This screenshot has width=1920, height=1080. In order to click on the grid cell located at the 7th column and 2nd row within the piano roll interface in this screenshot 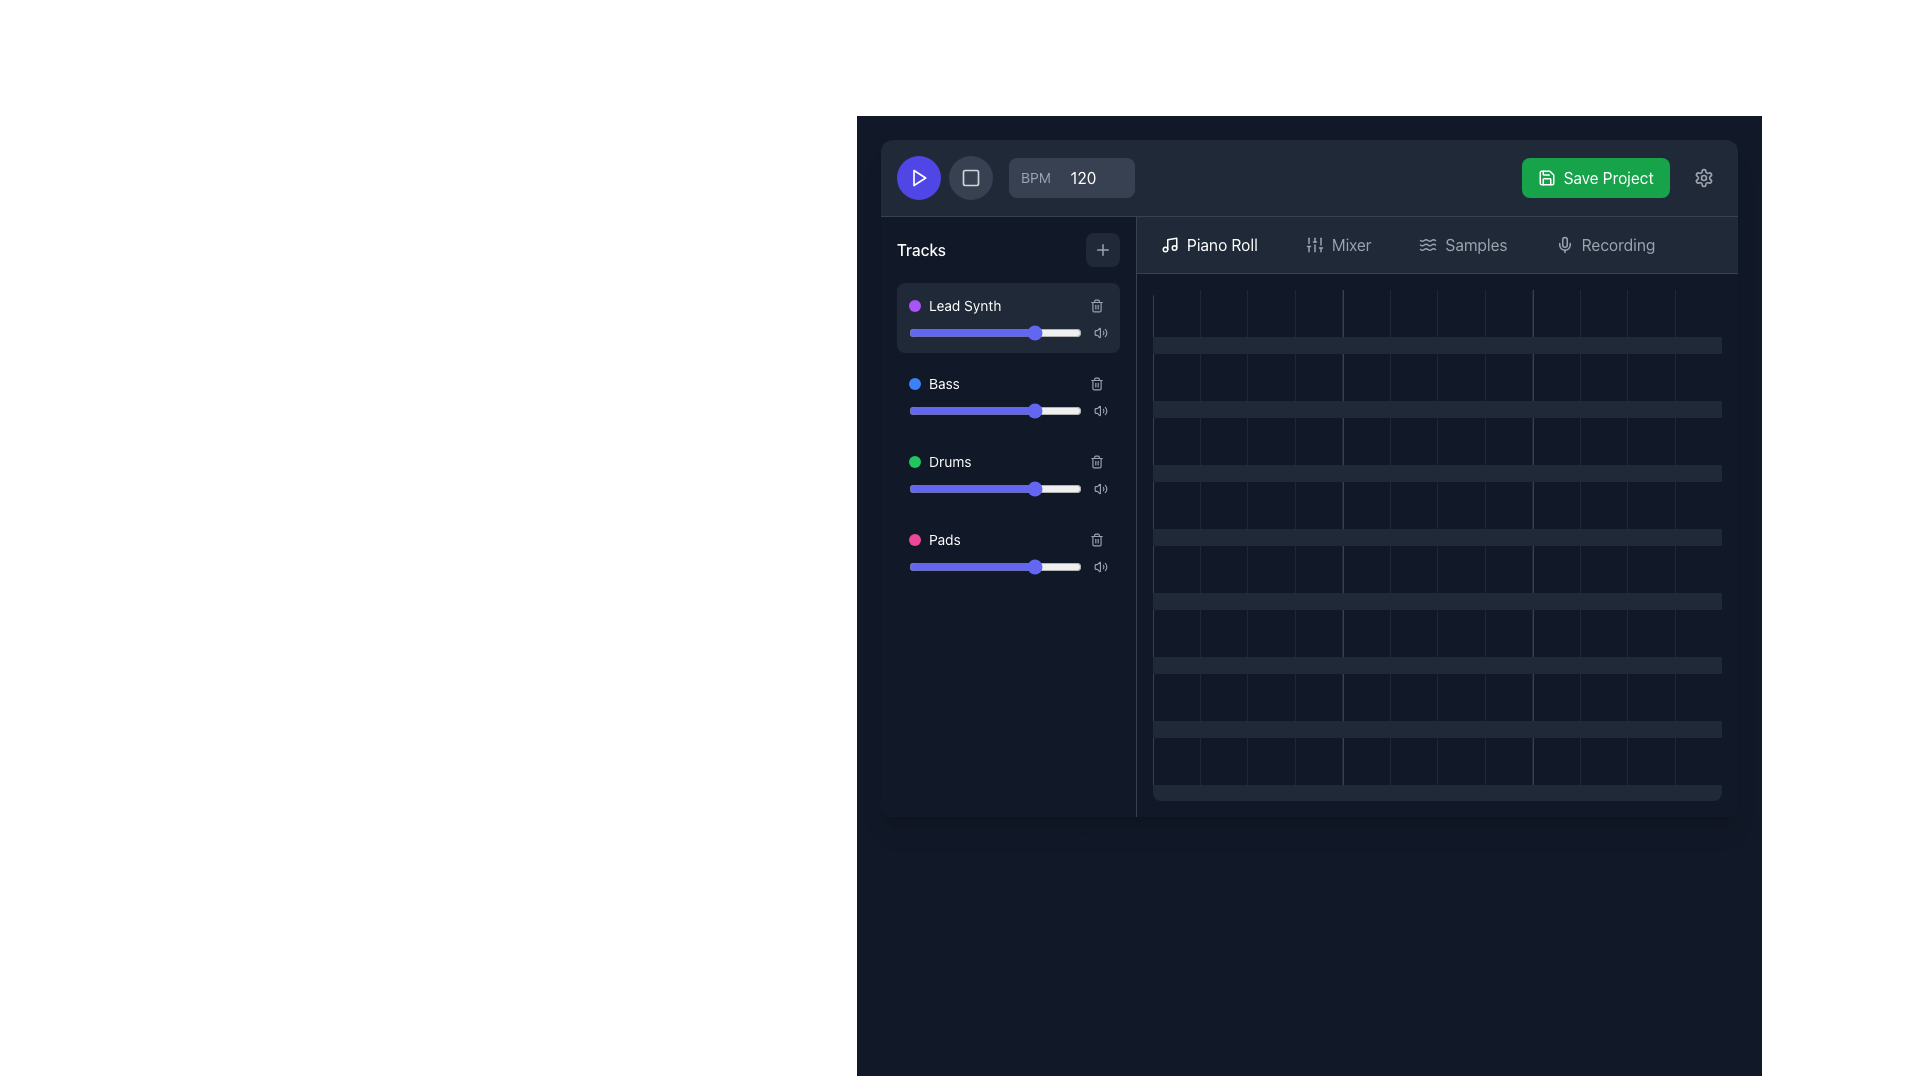, I will do `click(1461, 377)`.